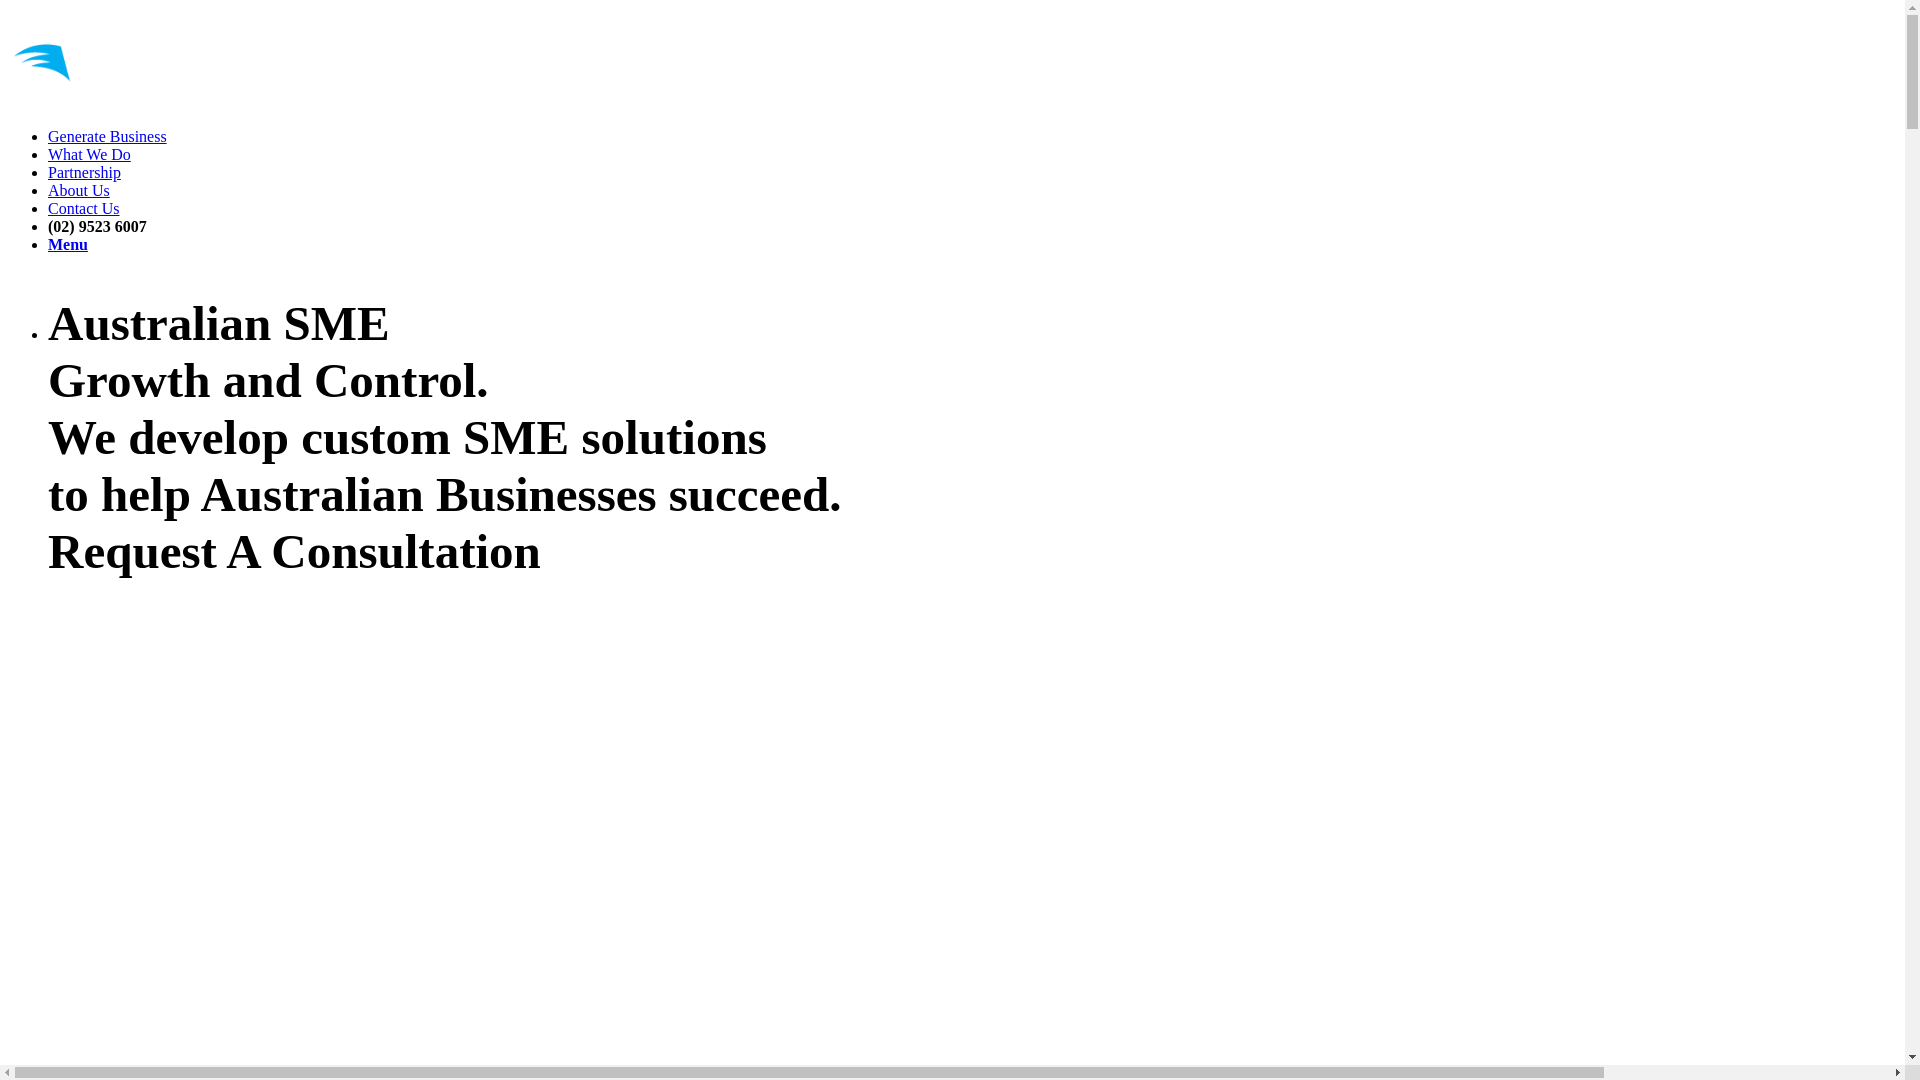  Describe the element at coordinates (88, 153) in the screenshot. I see `'What We Do'` at that location.